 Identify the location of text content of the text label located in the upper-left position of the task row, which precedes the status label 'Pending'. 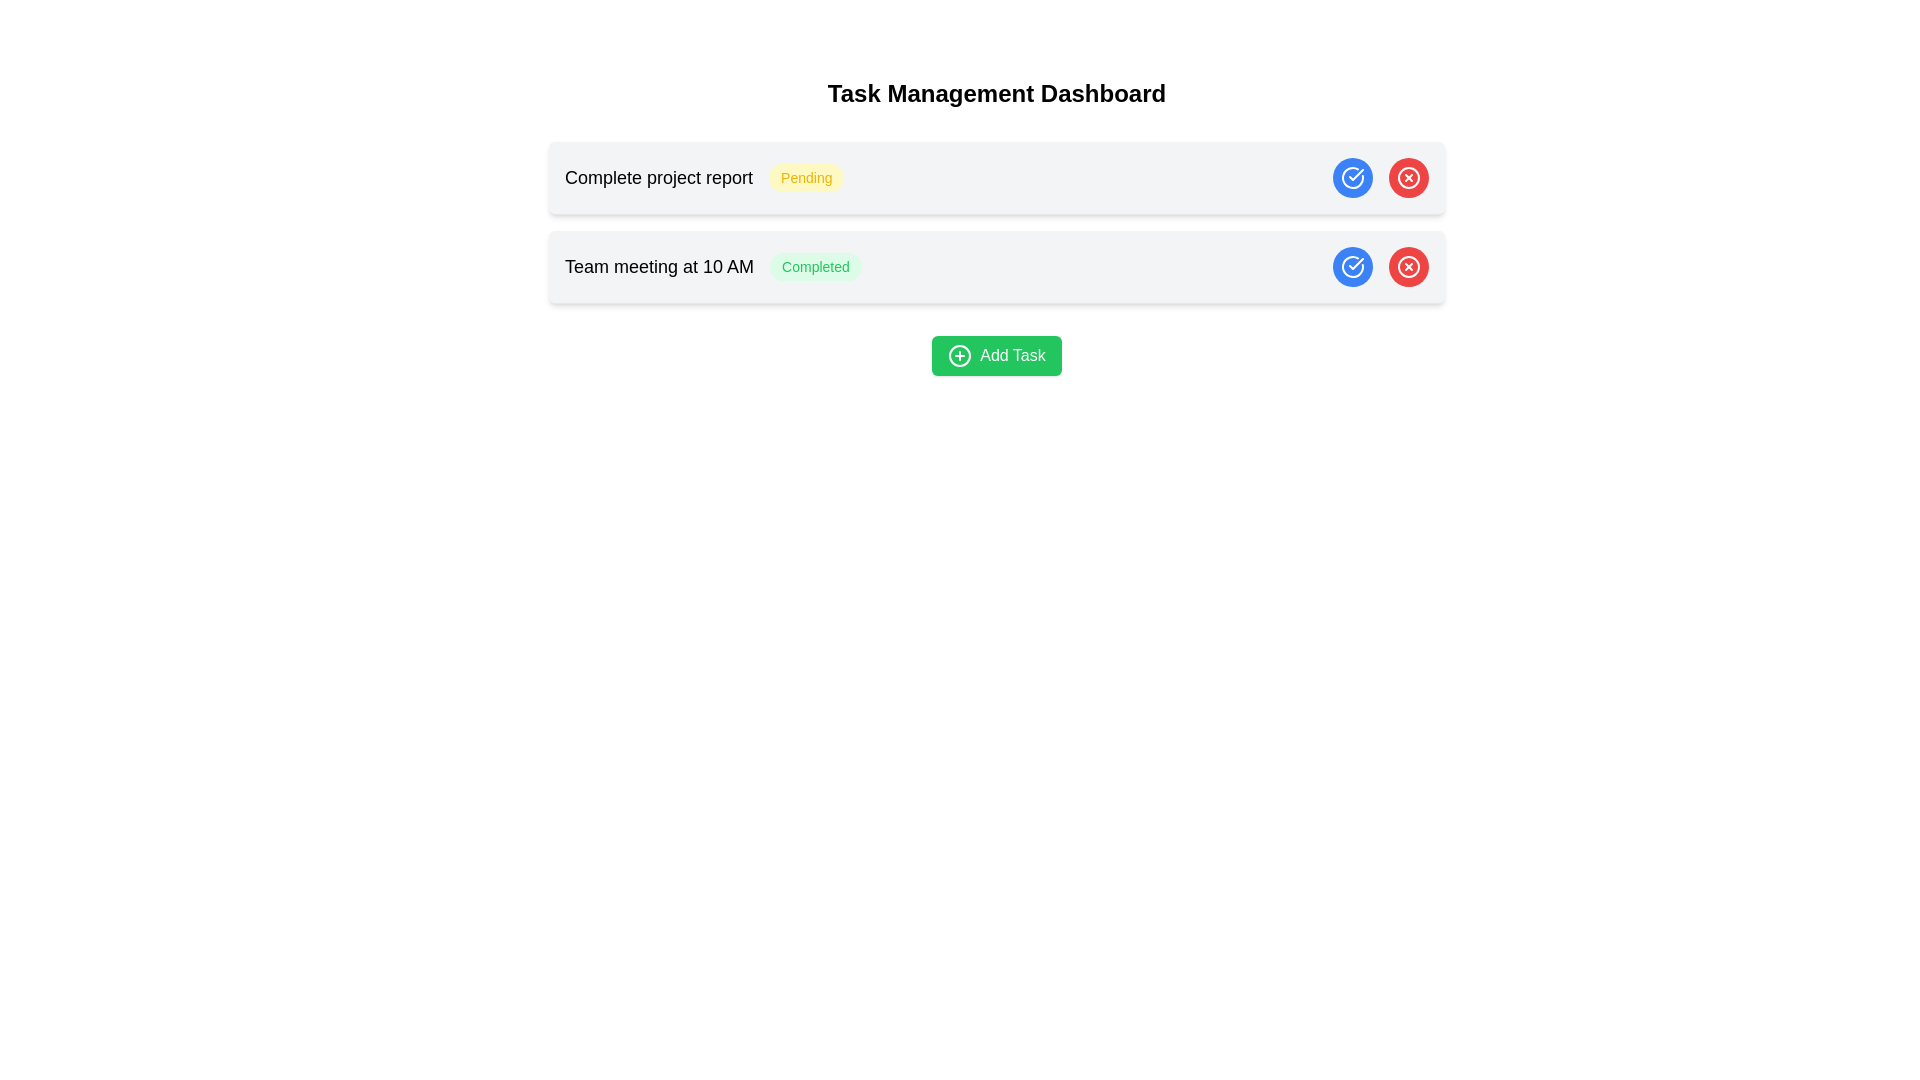
(659, 176).